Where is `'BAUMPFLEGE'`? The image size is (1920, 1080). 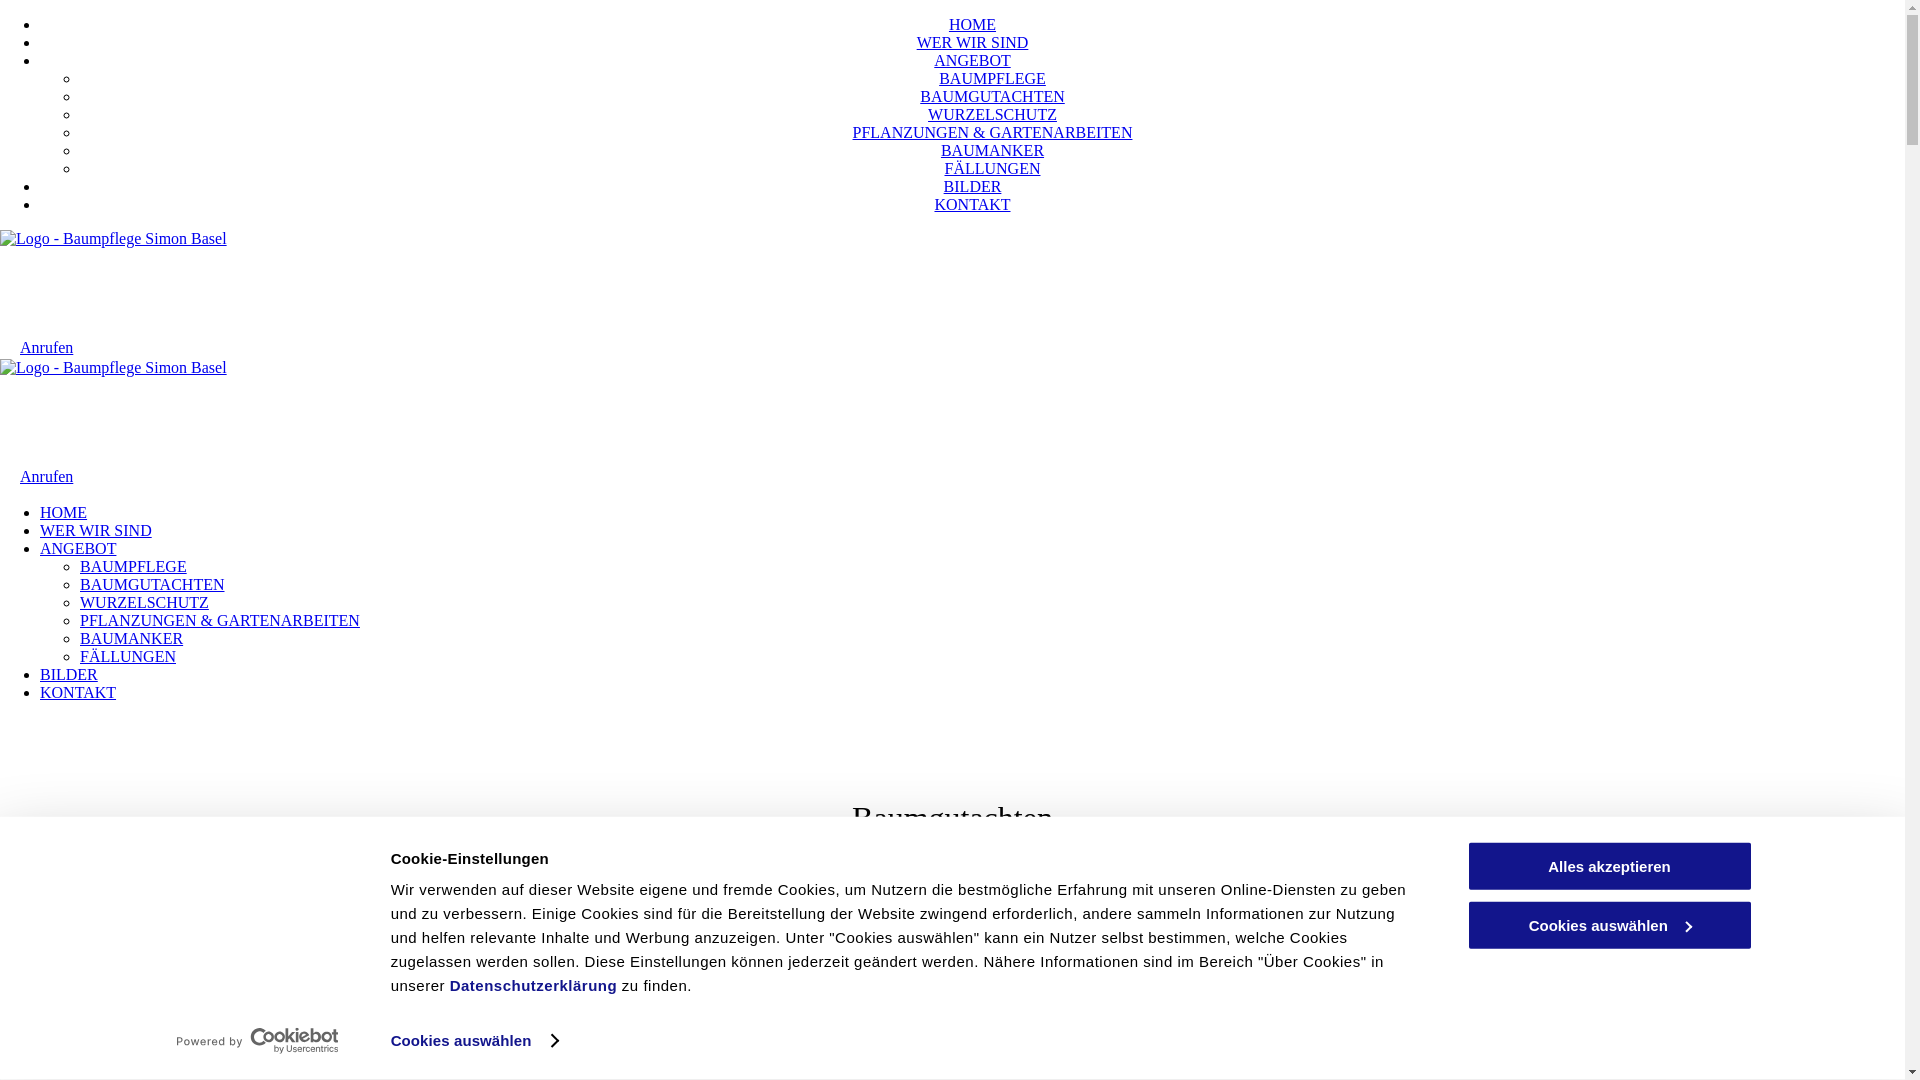
'BAUMPFLEGE' is located at coordinates (938, 77).